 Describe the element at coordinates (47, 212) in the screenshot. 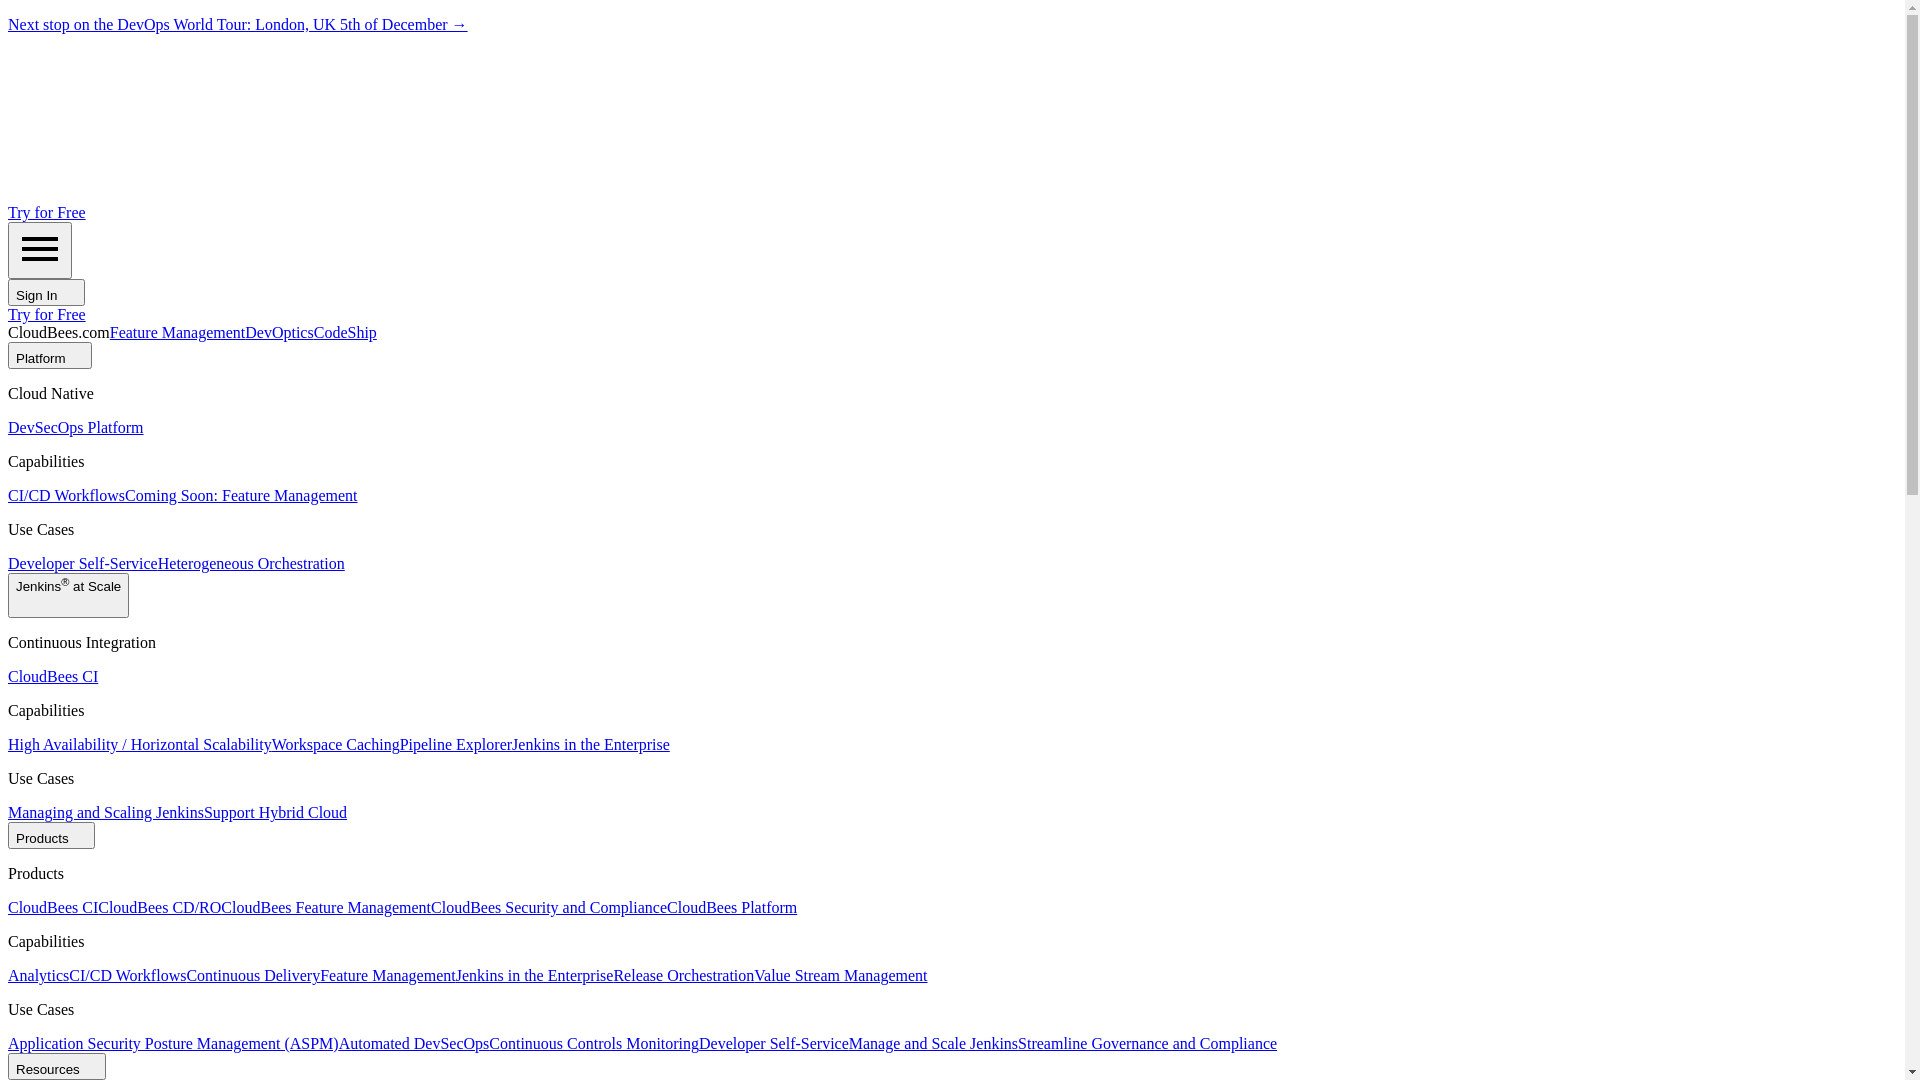

I see `'Try for Free'` at that location.